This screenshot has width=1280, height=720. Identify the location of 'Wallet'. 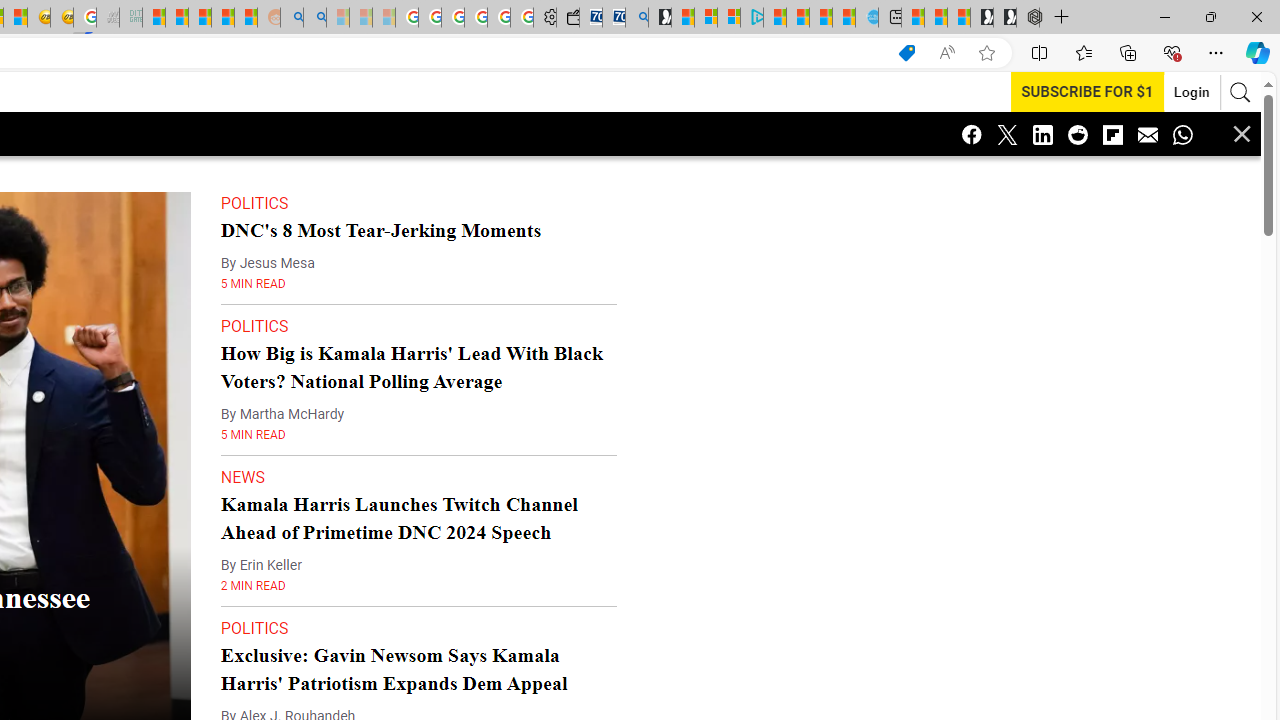
(566, 17).